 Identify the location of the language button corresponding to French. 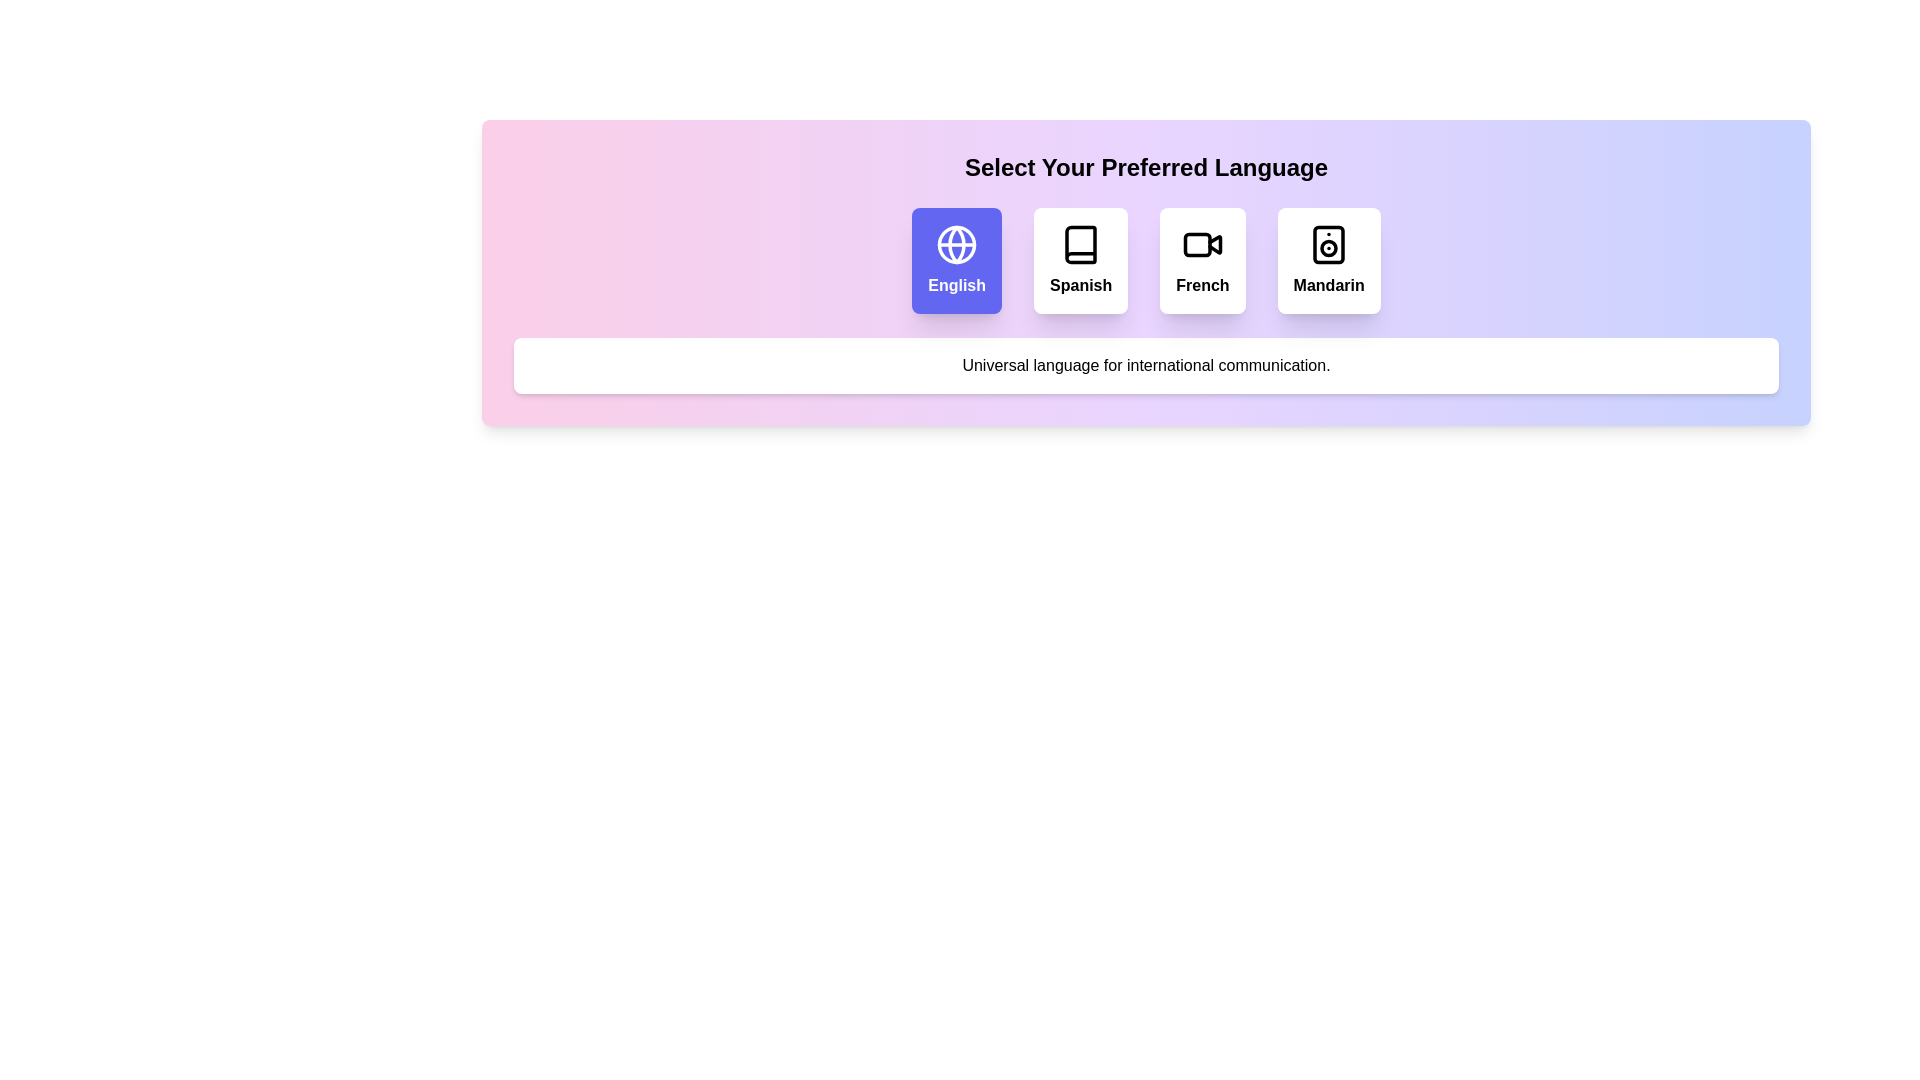
(1202, 260).